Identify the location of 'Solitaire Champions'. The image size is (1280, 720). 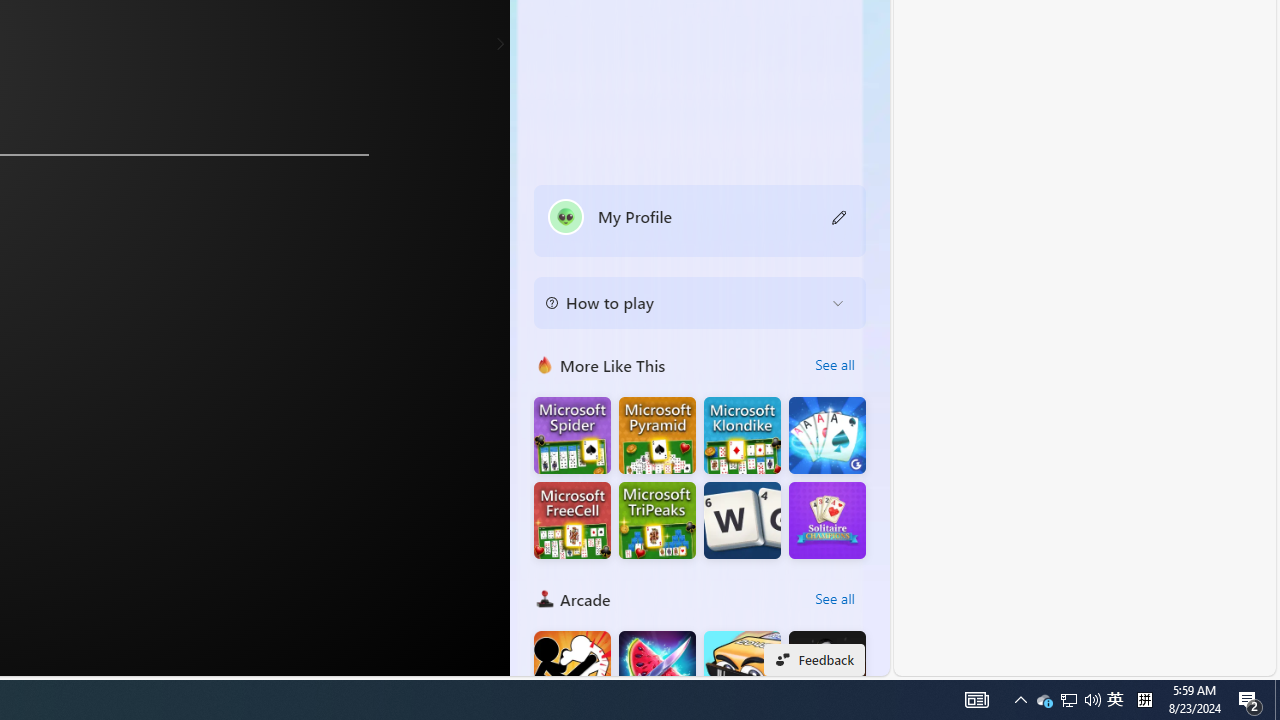
(827, 519).